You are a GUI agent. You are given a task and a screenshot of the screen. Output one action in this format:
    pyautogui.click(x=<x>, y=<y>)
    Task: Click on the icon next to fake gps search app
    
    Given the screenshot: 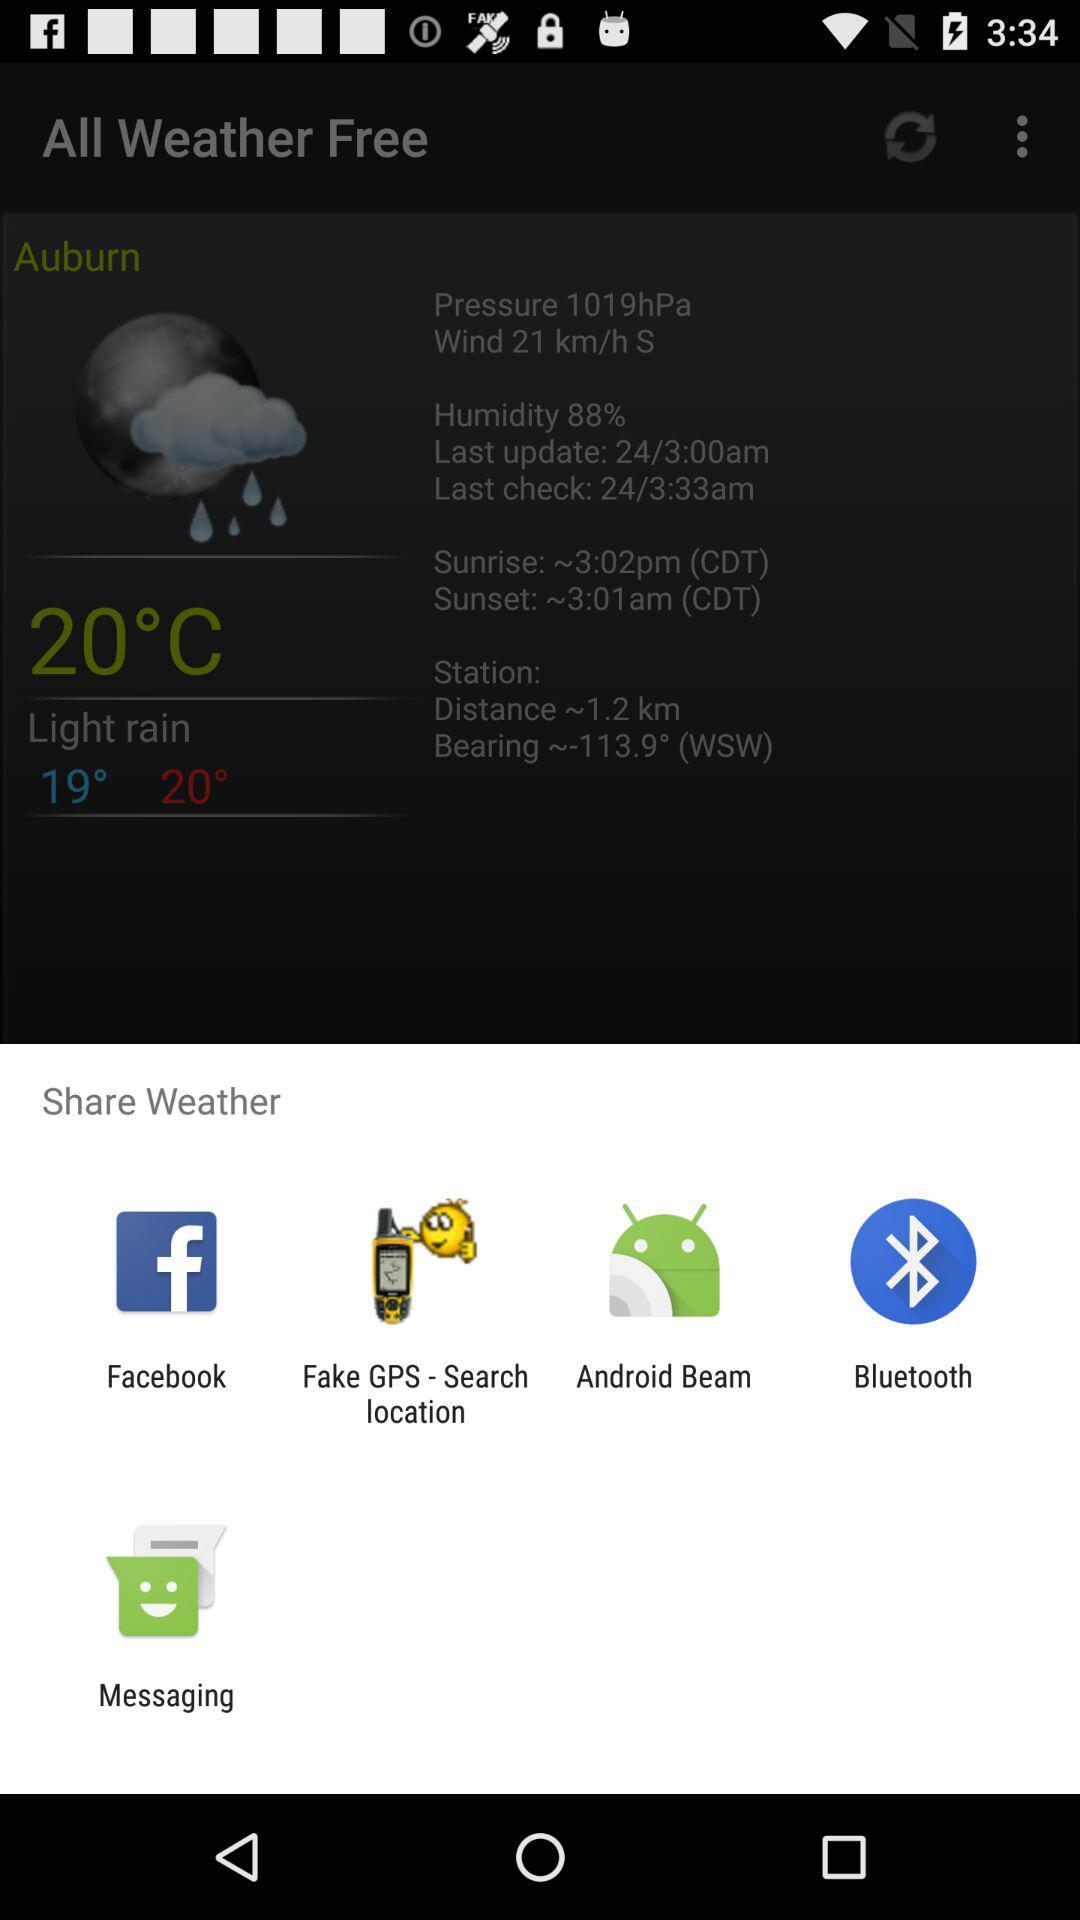 What is the action you would take?
    pyautogui.click(x=664, y=1392)
    